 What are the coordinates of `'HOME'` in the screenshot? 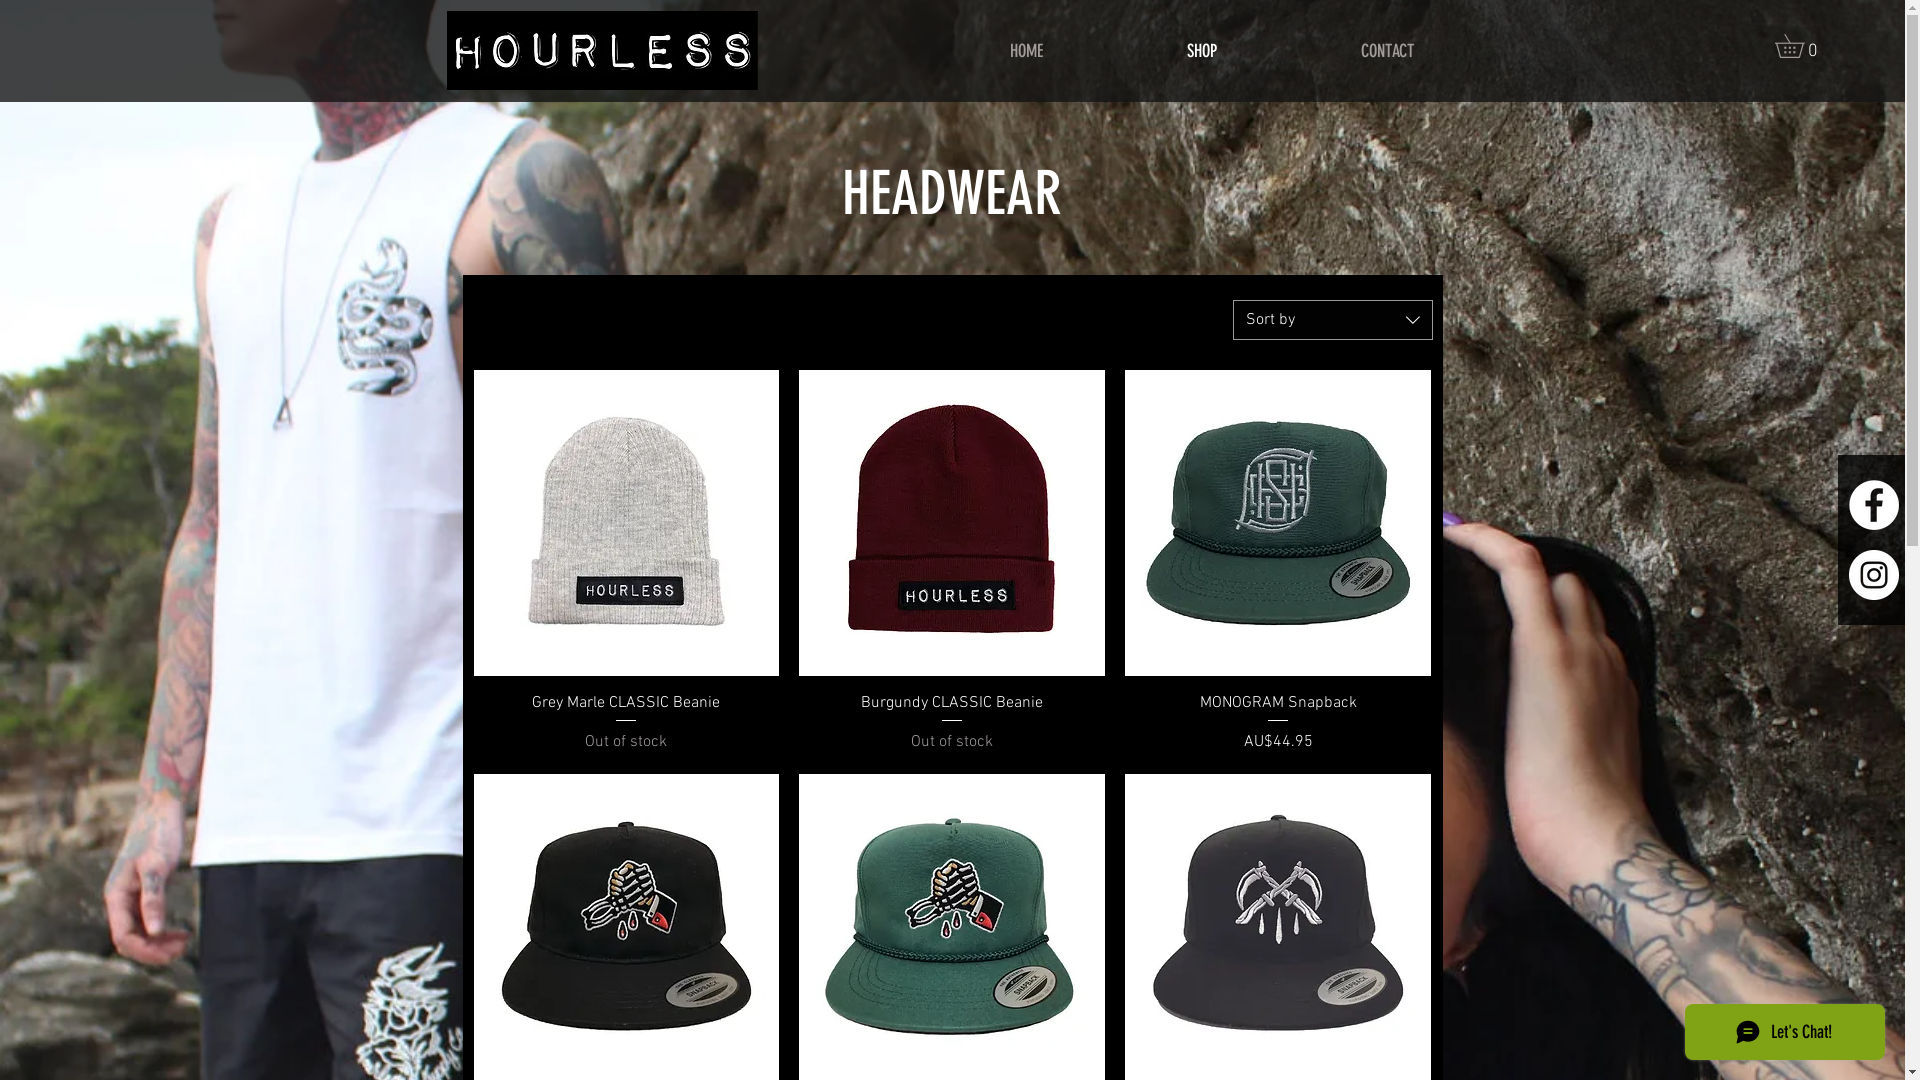 It's located at (1026, 50).